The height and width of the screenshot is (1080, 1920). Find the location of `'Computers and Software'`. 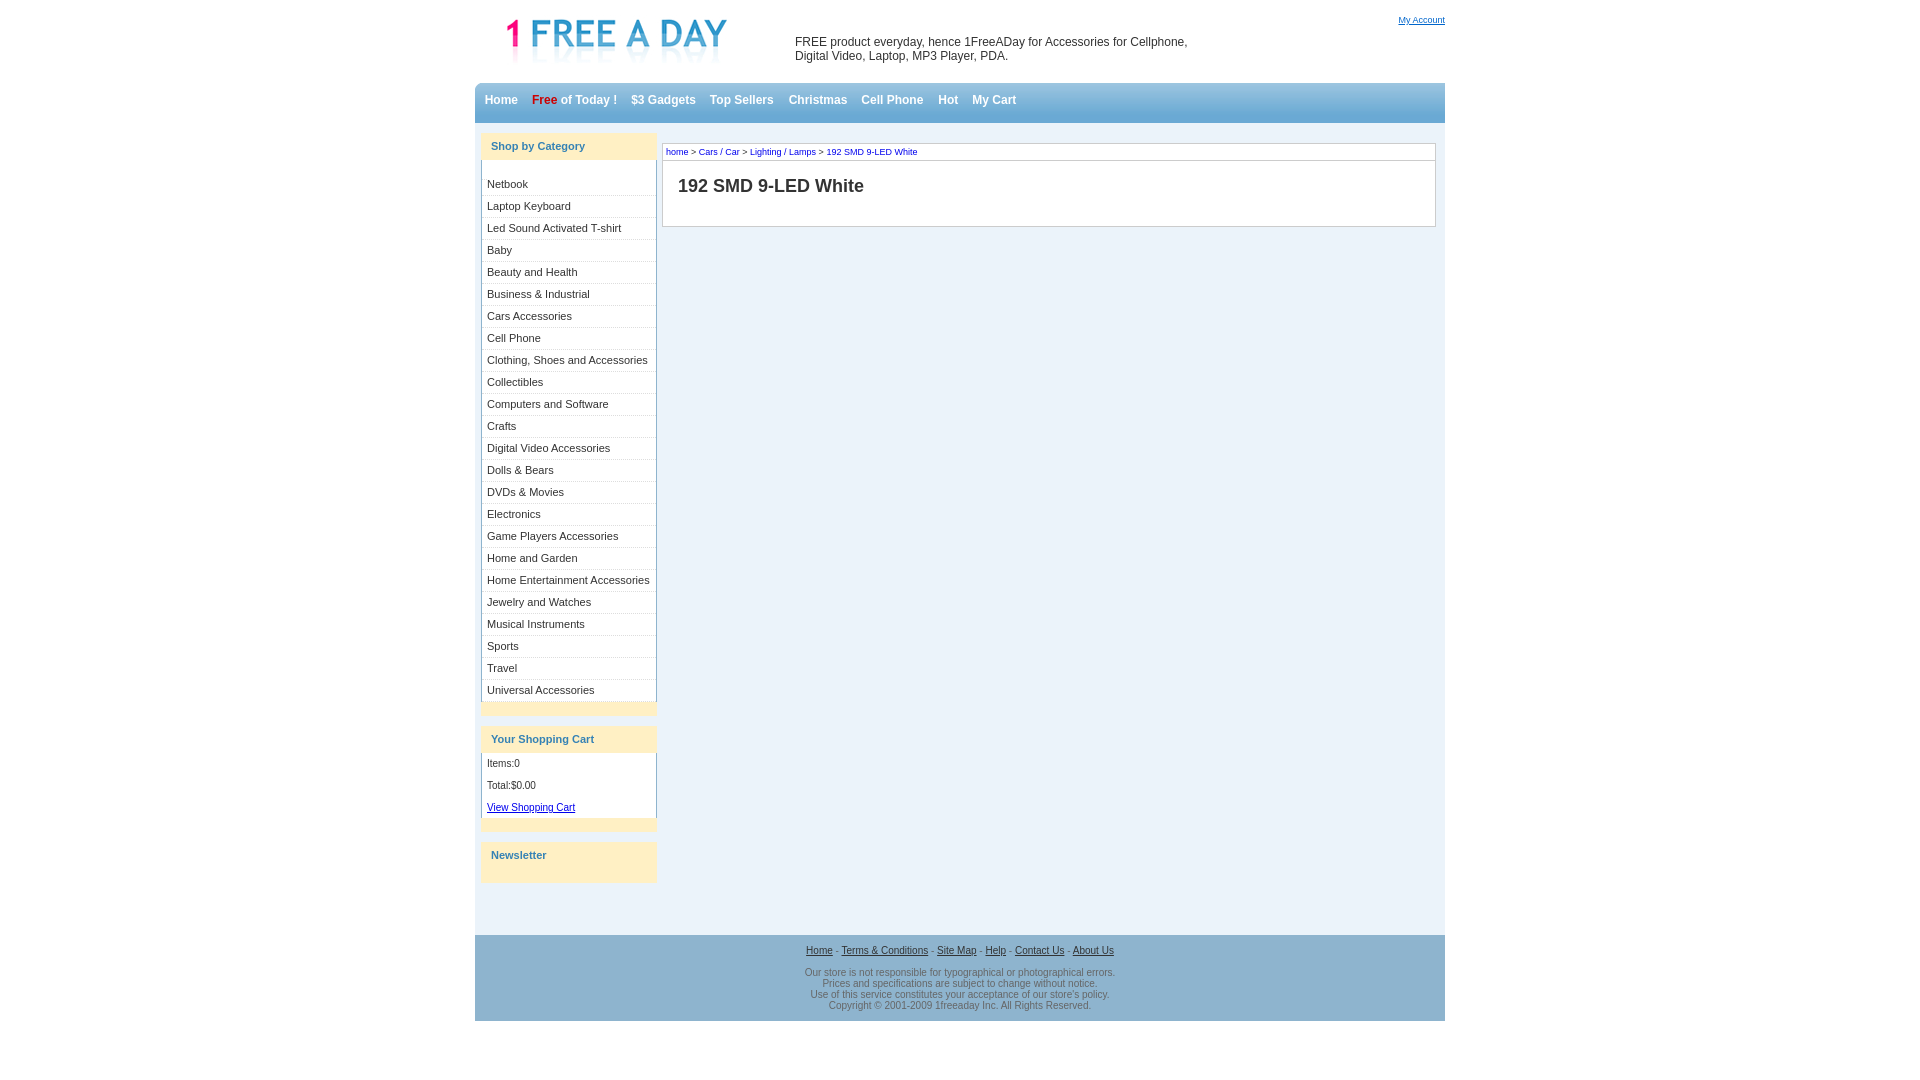

'Computers and Software' is located at coordinates (570, 404).